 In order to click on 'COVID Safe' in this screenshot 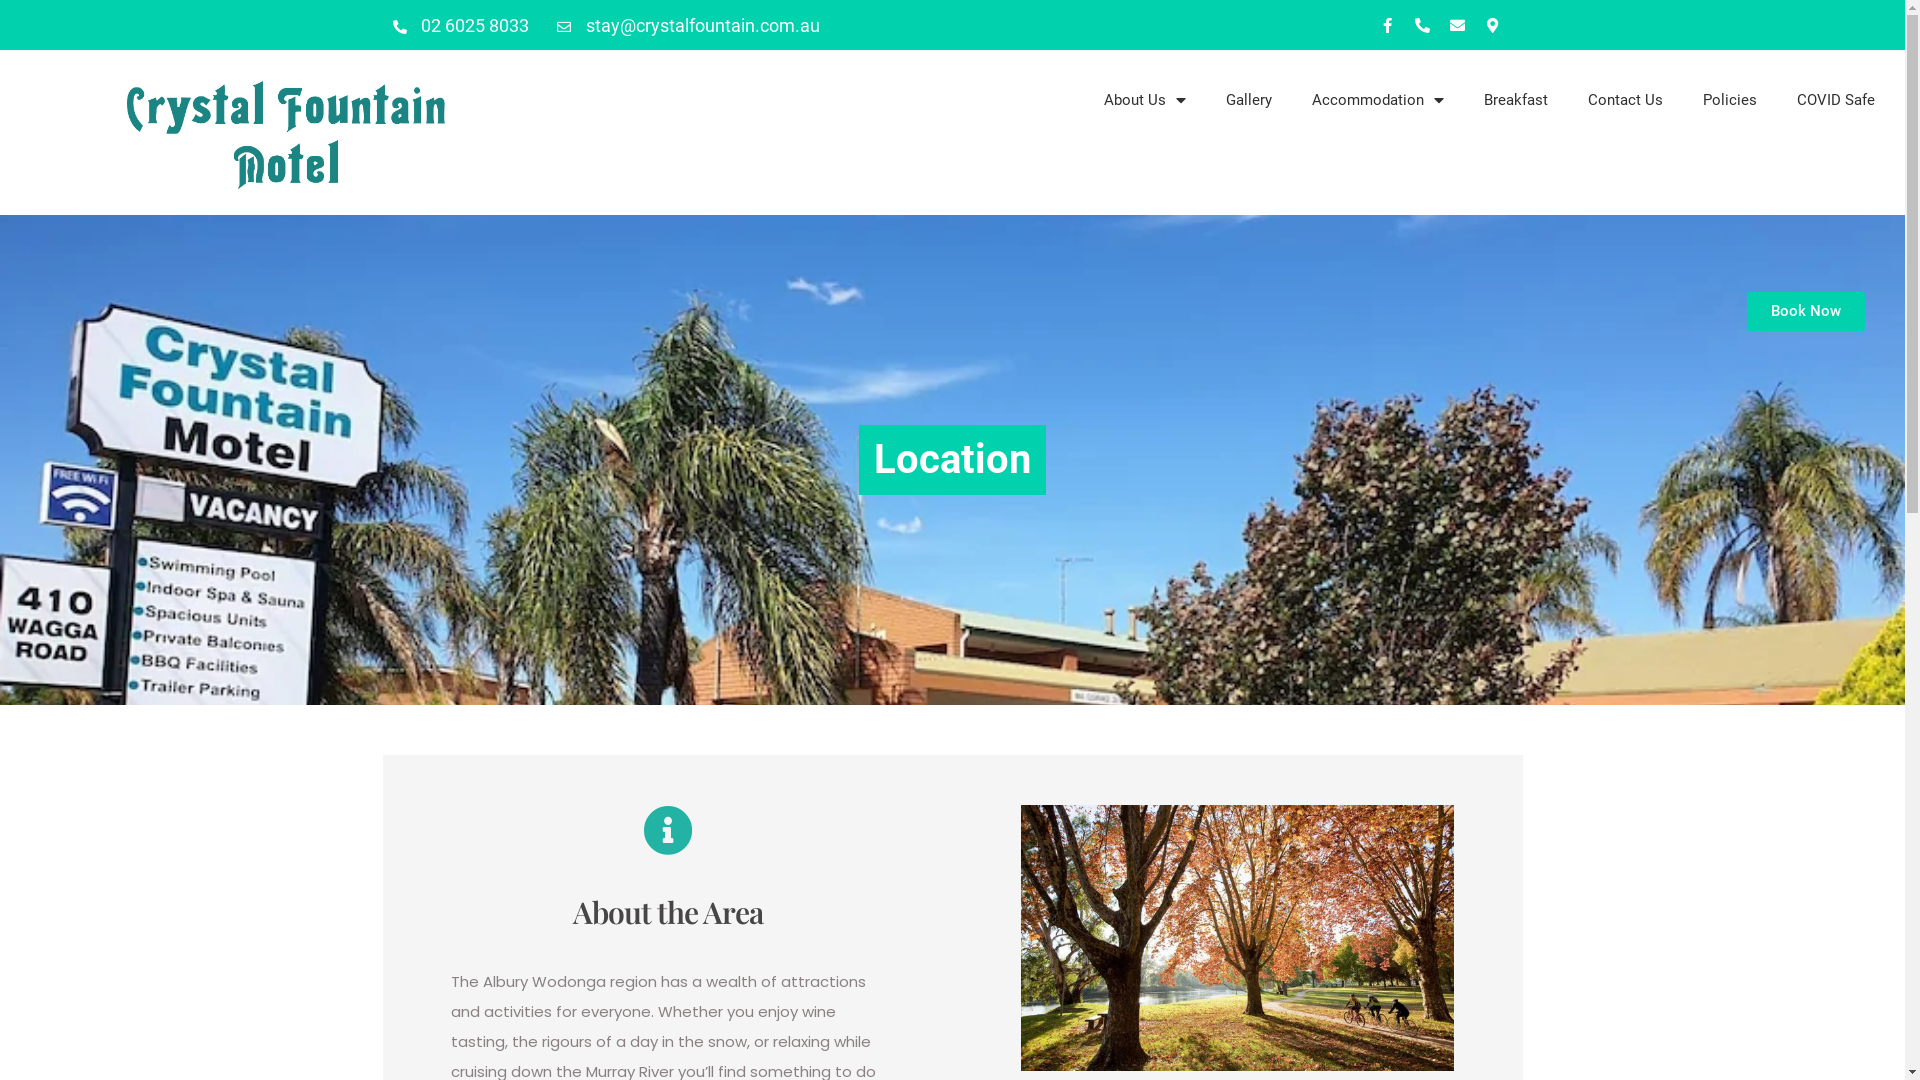, I will do `click(1776, 100)`.